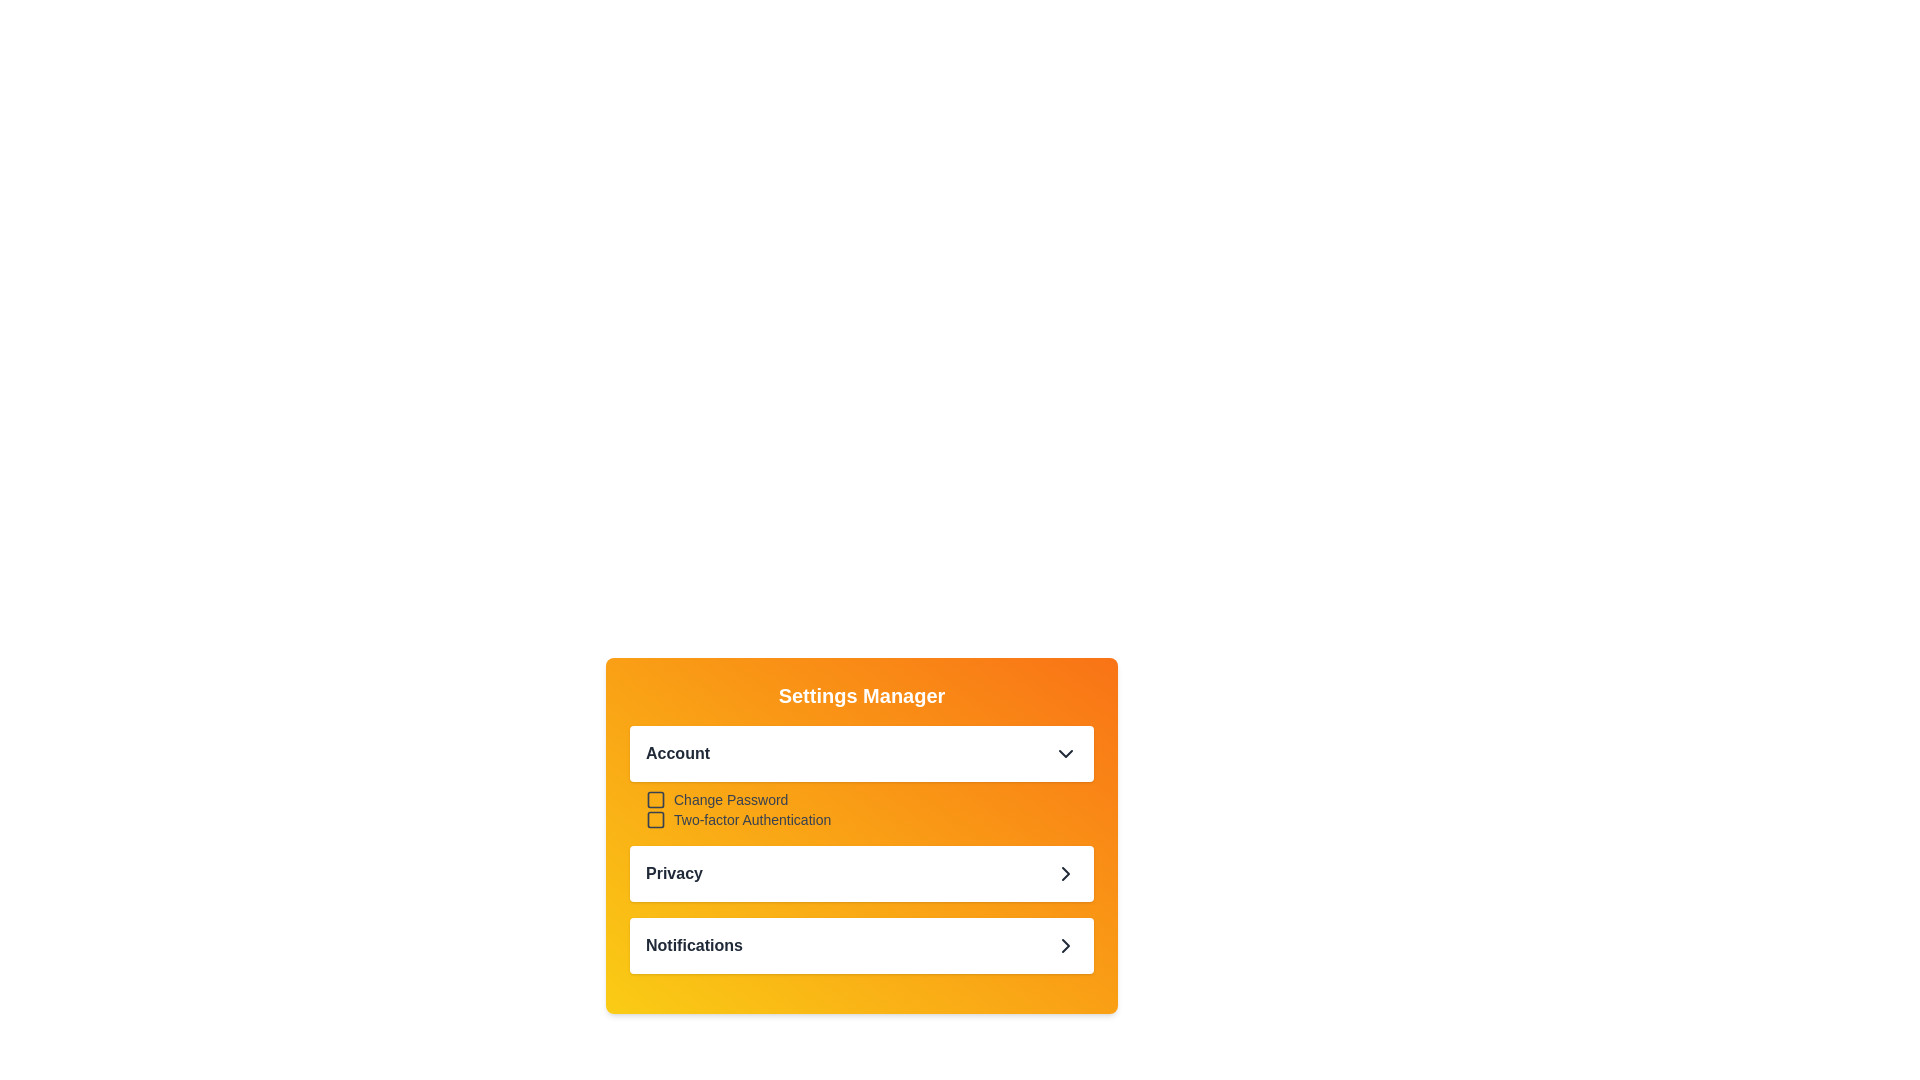 The width and height of the screenshot is (1920, 1080). Describe the element at coordinates (656, 798) in the screenshot. I see `the square checkbox icon located to the left of the 'Change Password' text in the 'Settings Manager' interface` at that location.